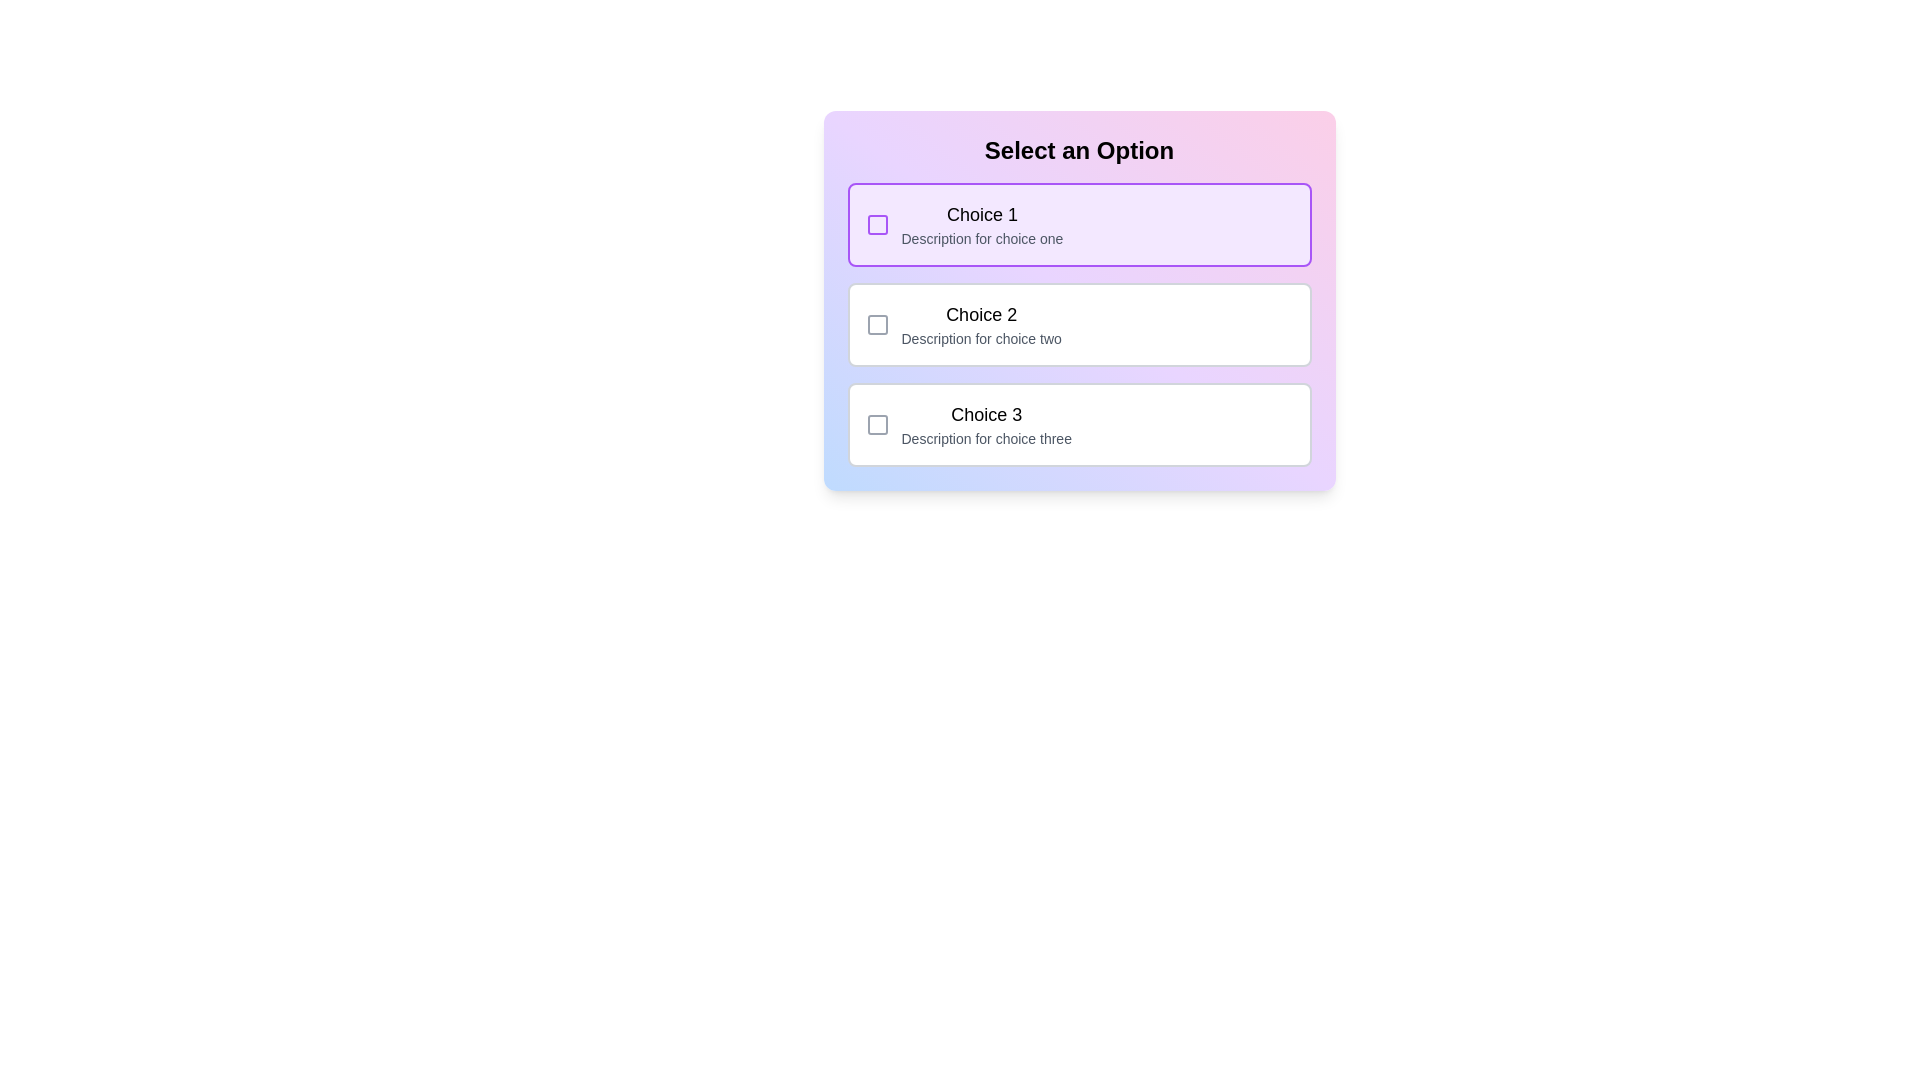 The image size is (1920, 1080). Describe the element at coordinates (877, 224) in the screenshot. I see `the checkbox for 'Choice 1'` at that location.